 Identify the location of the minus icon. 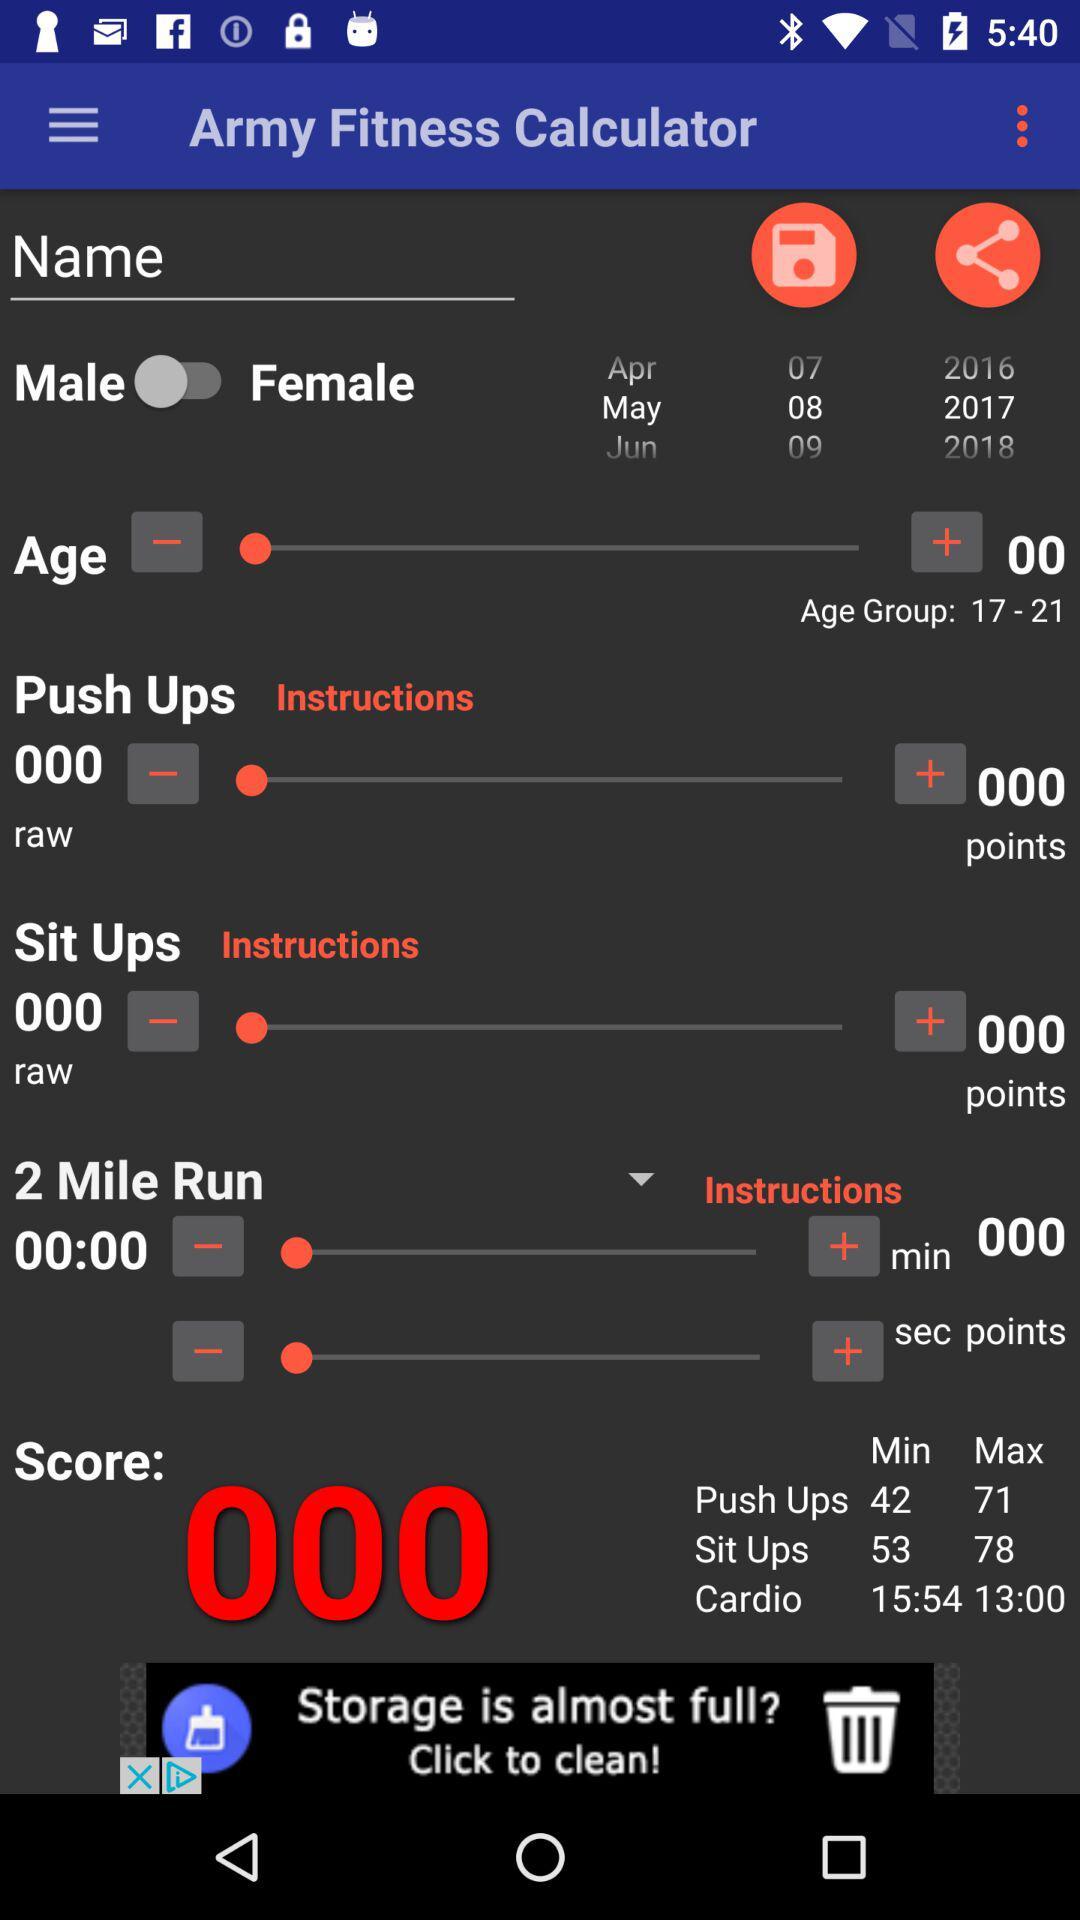
(208, 1351).